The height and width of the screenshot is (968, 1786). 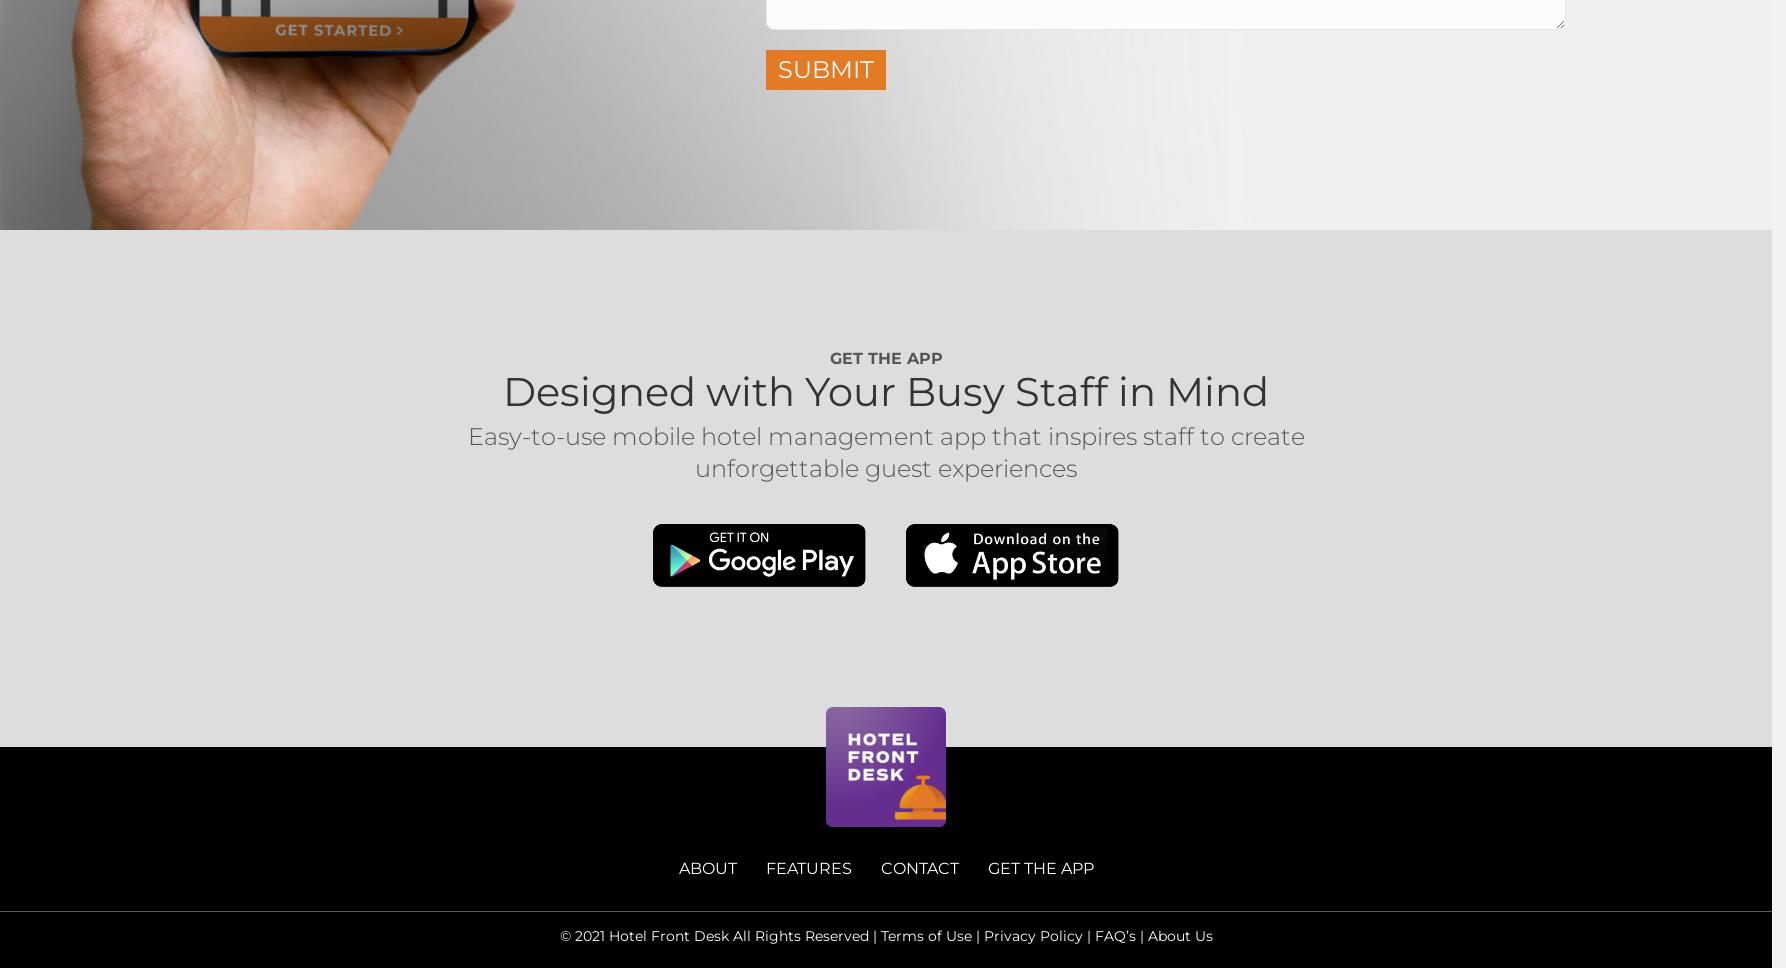 I want to click on 'CONTACT', so click(x=878, y=867).